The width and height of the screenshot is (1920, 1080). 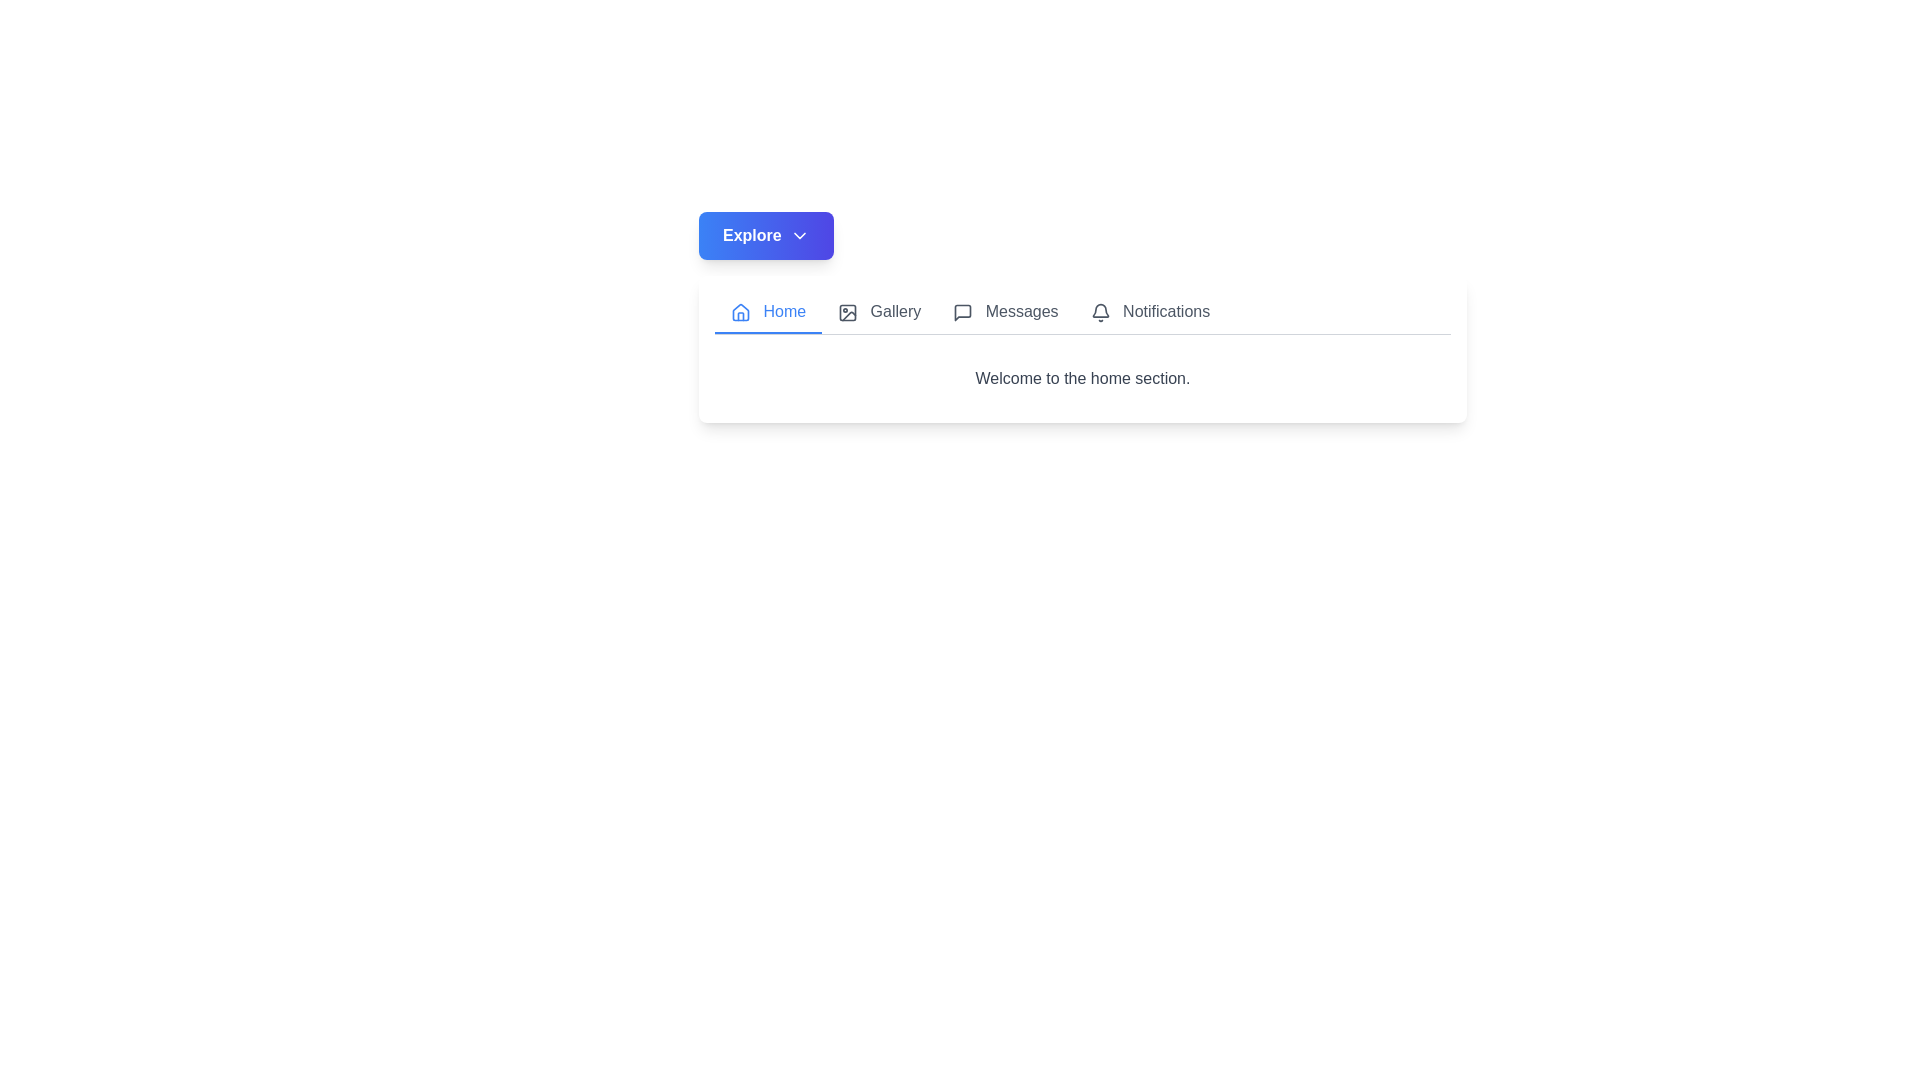 What do you see at coordinates (963, 312) in the screenshot?
I see `the speech bubble icon in the navigation menu, which represents messages, located to the left of the 'Messages' label` at bounding box center [963, 312].